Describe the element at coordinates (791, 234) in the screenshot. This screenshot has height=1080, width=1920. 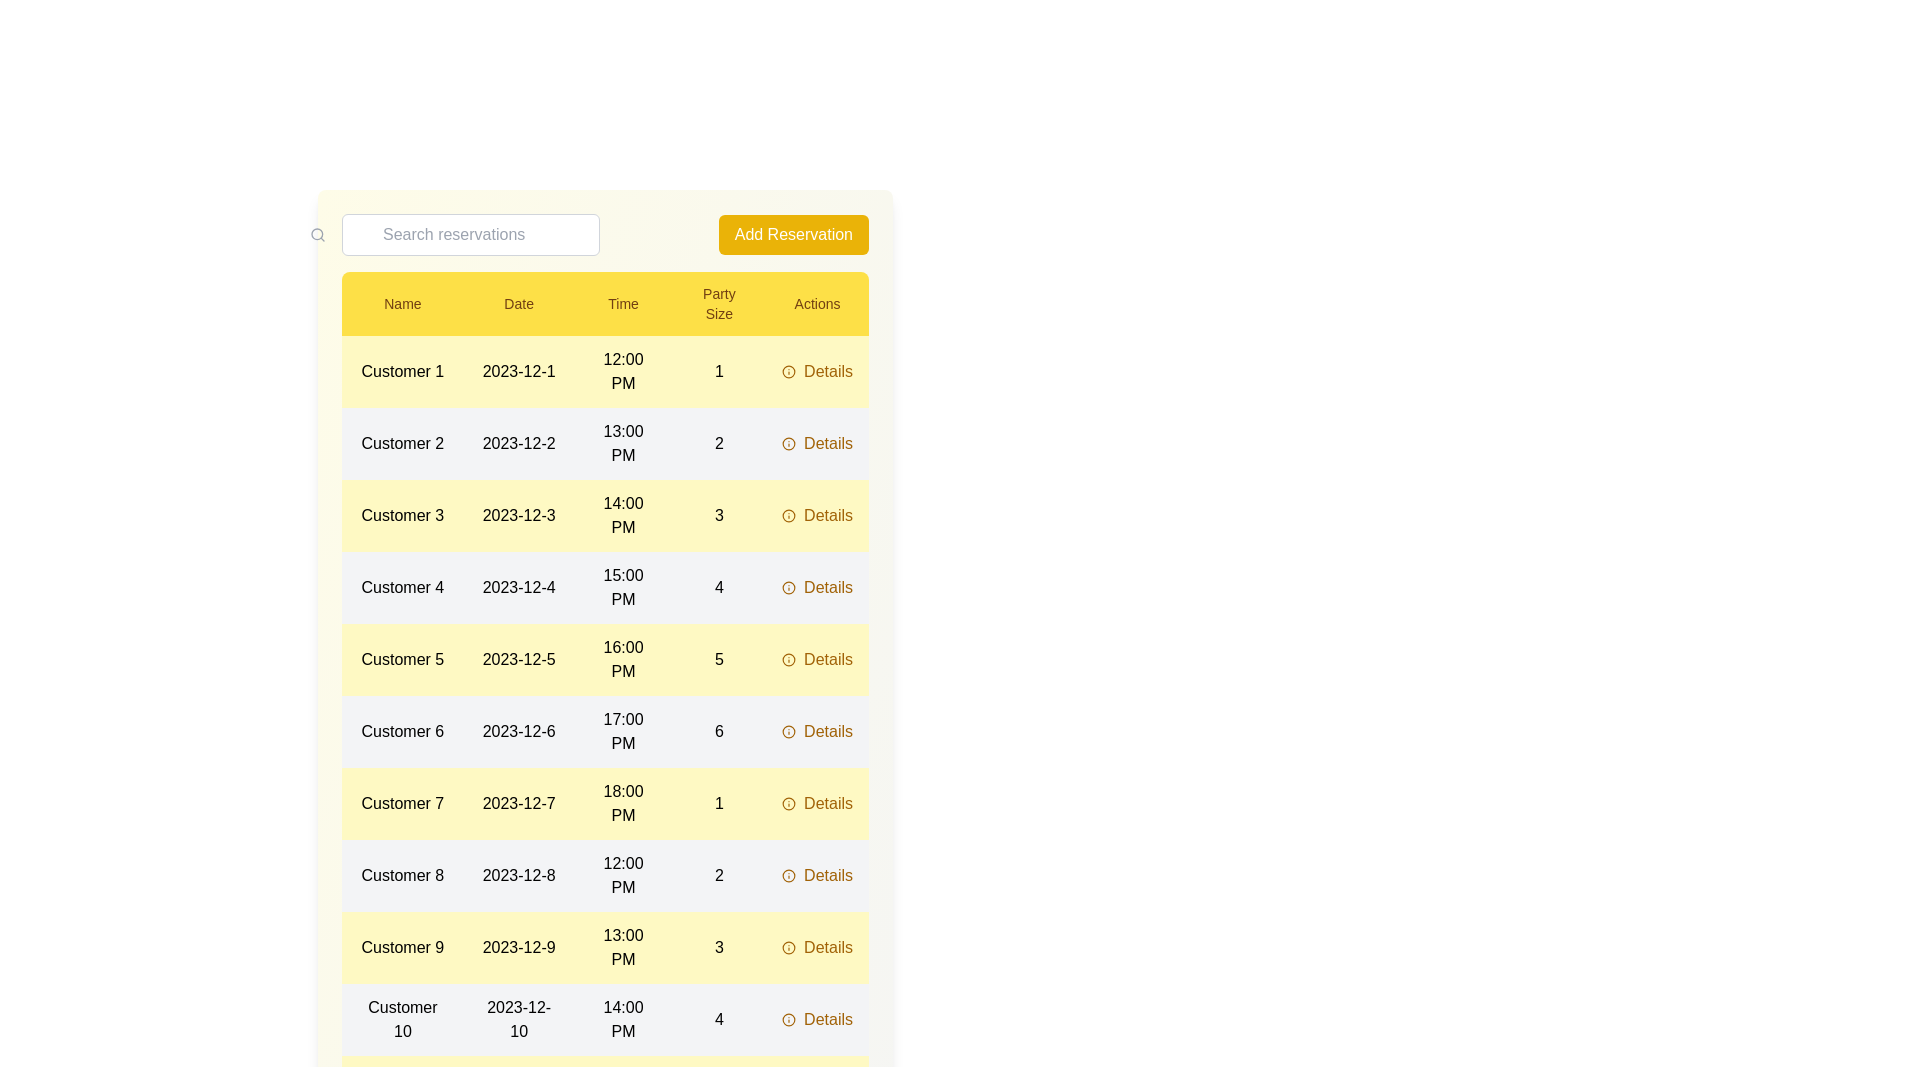
I see `'Add Reservation' button to initiate the process of adding a new reservation` at that location.